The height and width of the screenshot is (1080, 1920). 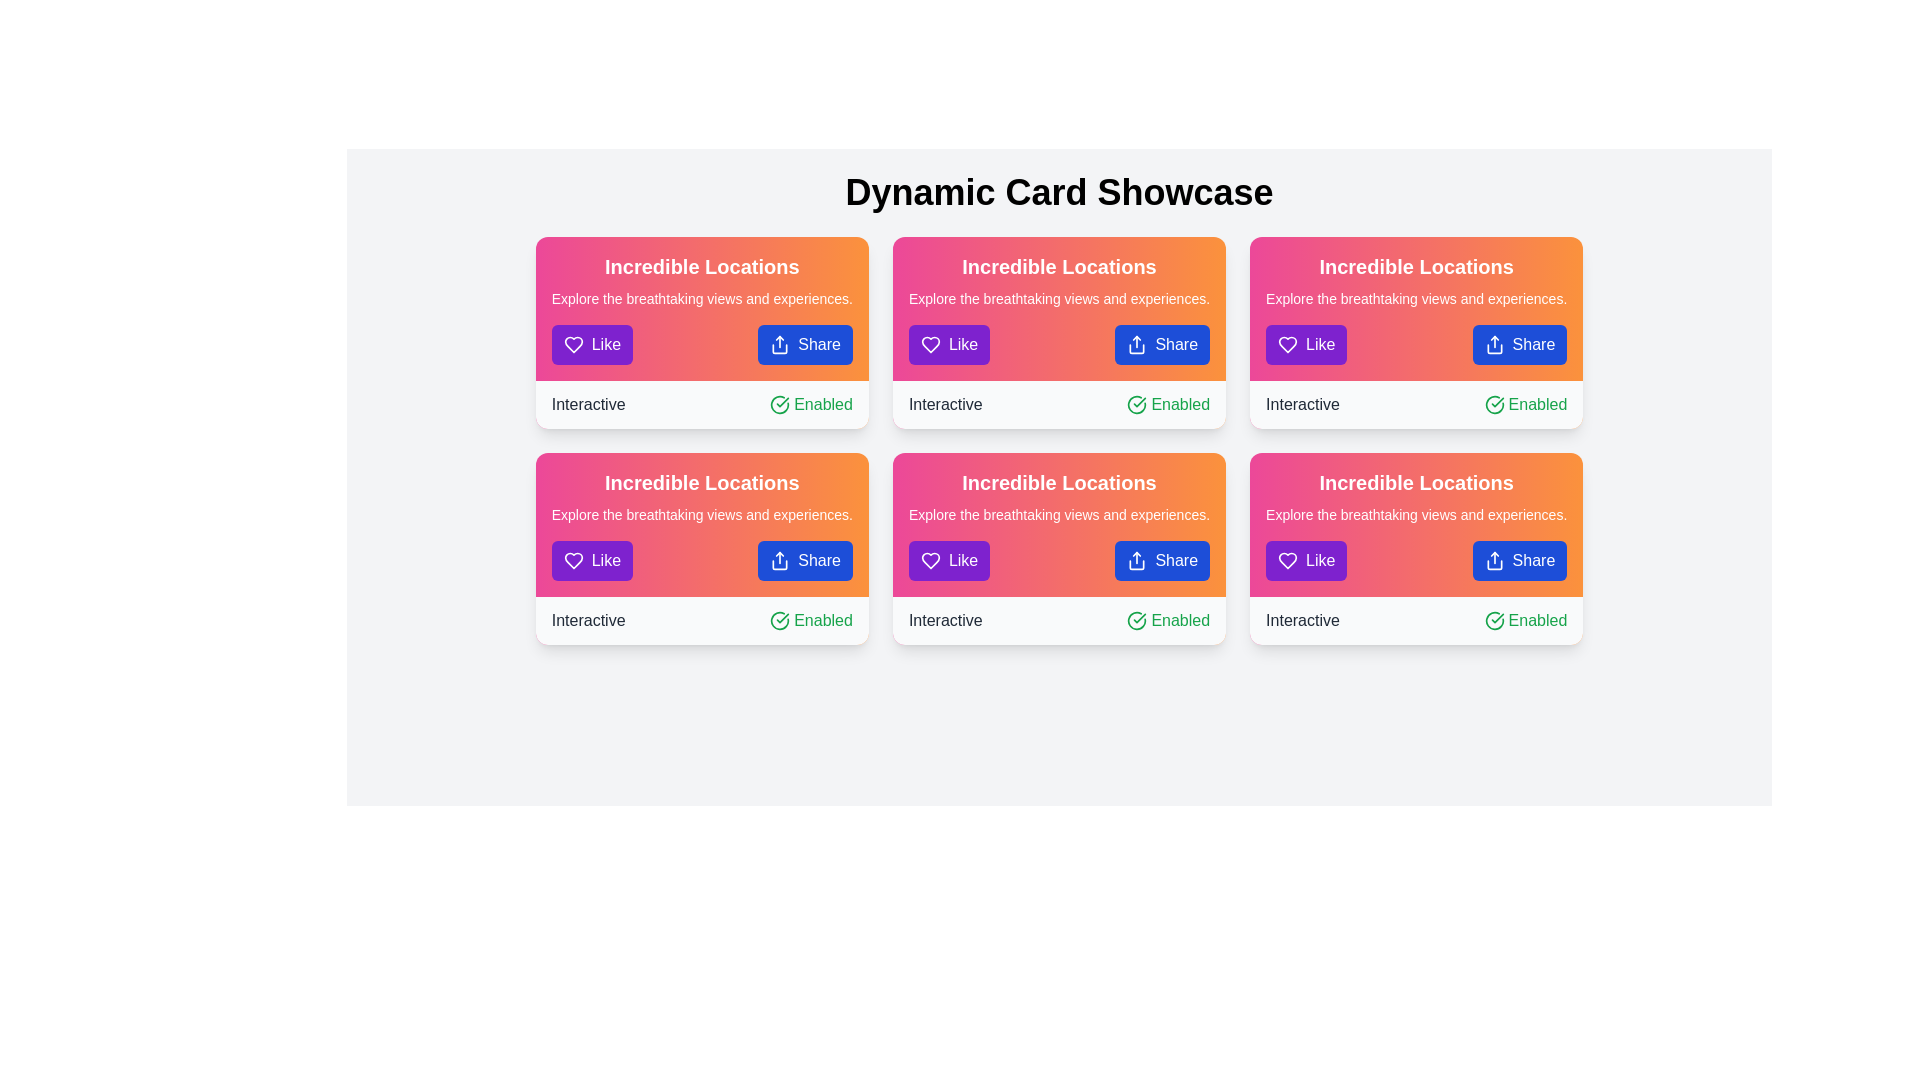 I want to click on the fourth interactive card in the grid located in the top-right corner, which allows users to 'Like' or 'Share' its content, to trigger potential animations, so click(x=1415, y=331).